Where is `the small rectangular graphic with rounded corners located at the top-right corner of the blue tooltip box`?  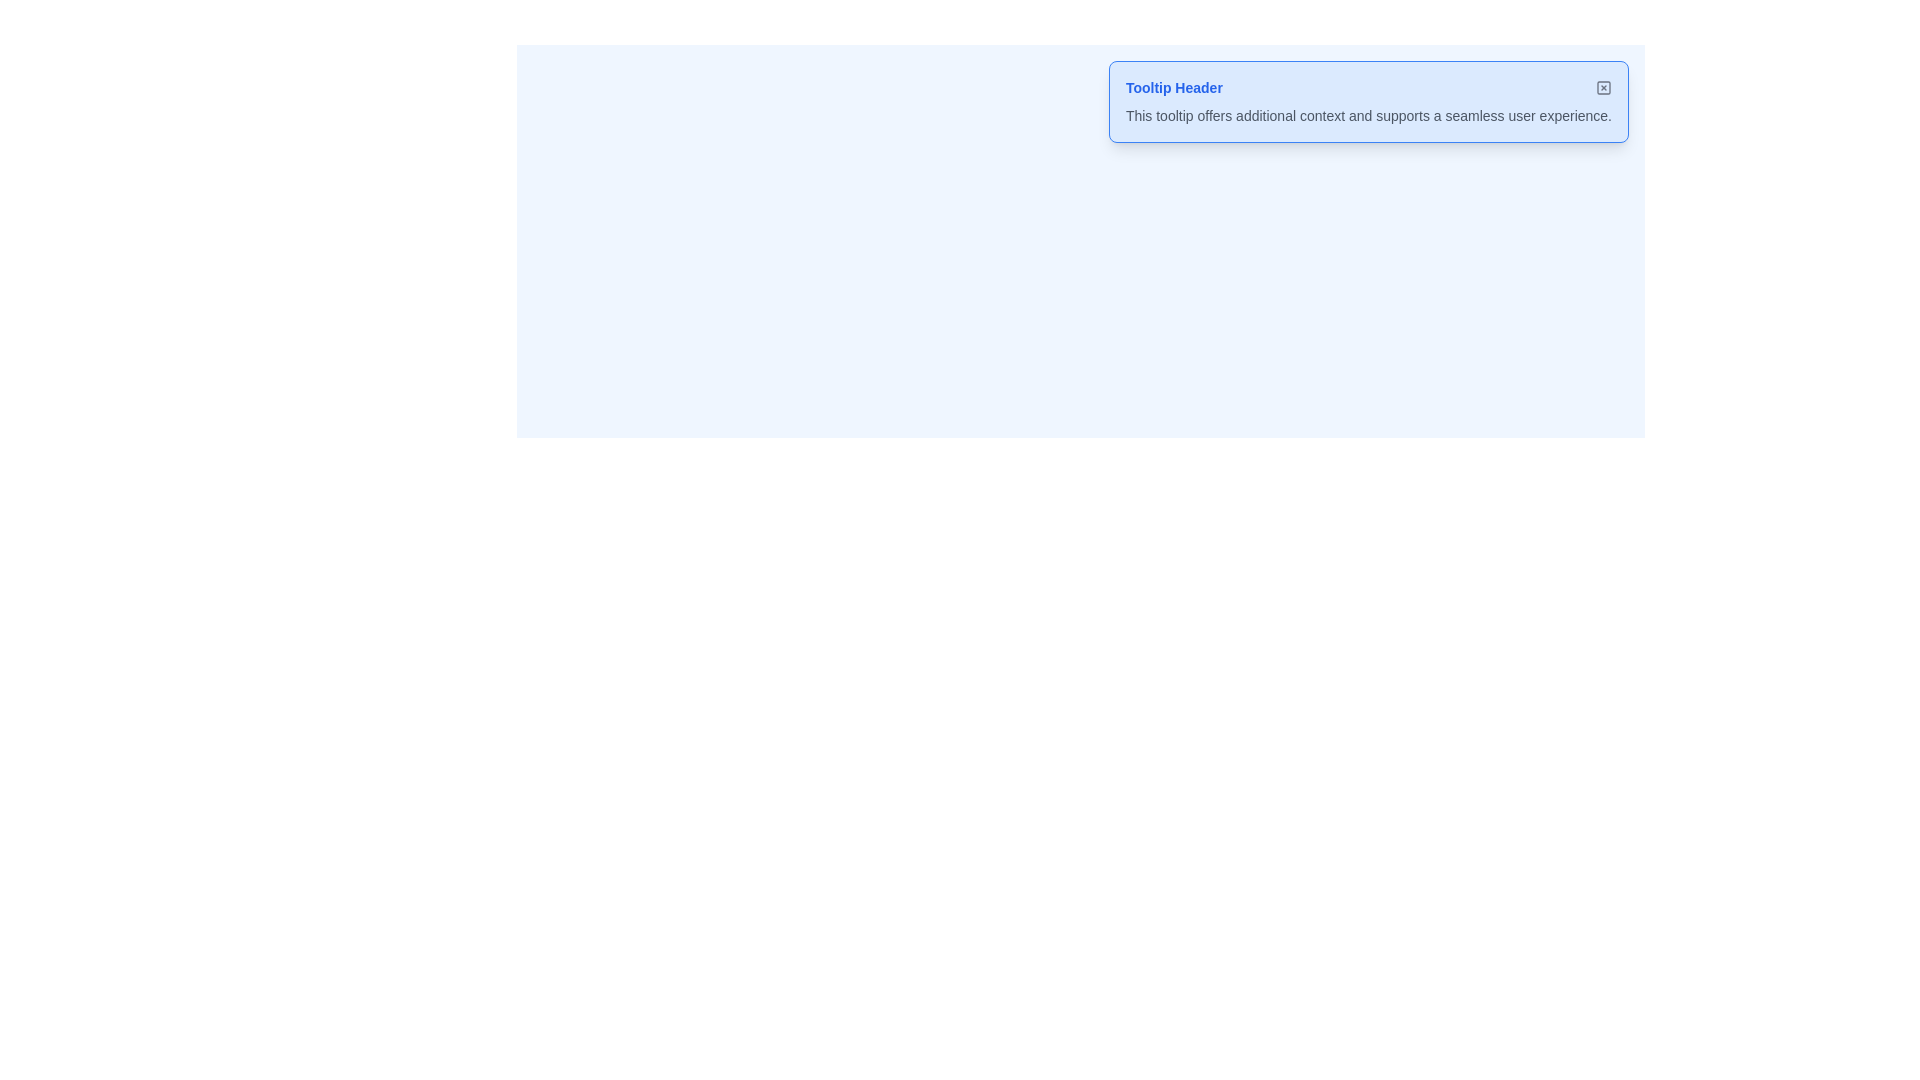
the small rectangular graphic with rounded corners located at the top-right corner of the blue tooltip box is located at coordinates (1603, 87).